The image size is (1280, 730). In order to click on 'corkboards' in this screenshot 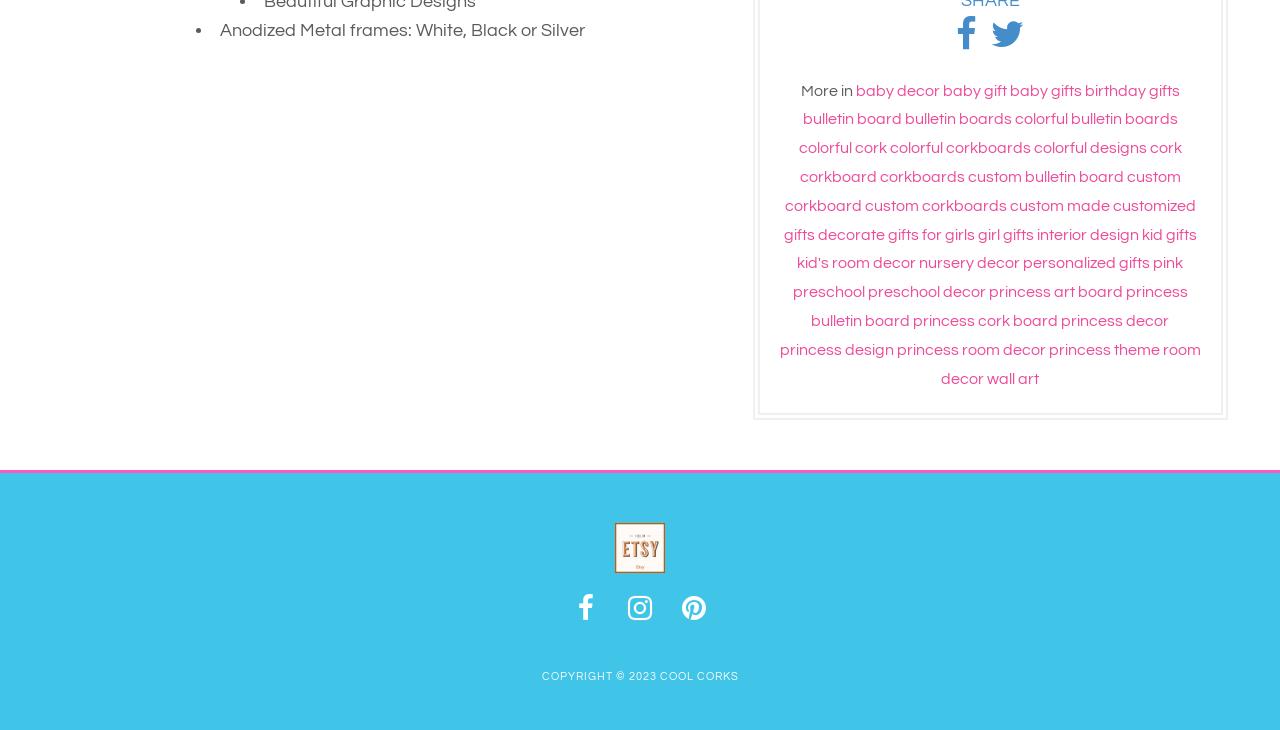, I will do `click(920, 175)`.